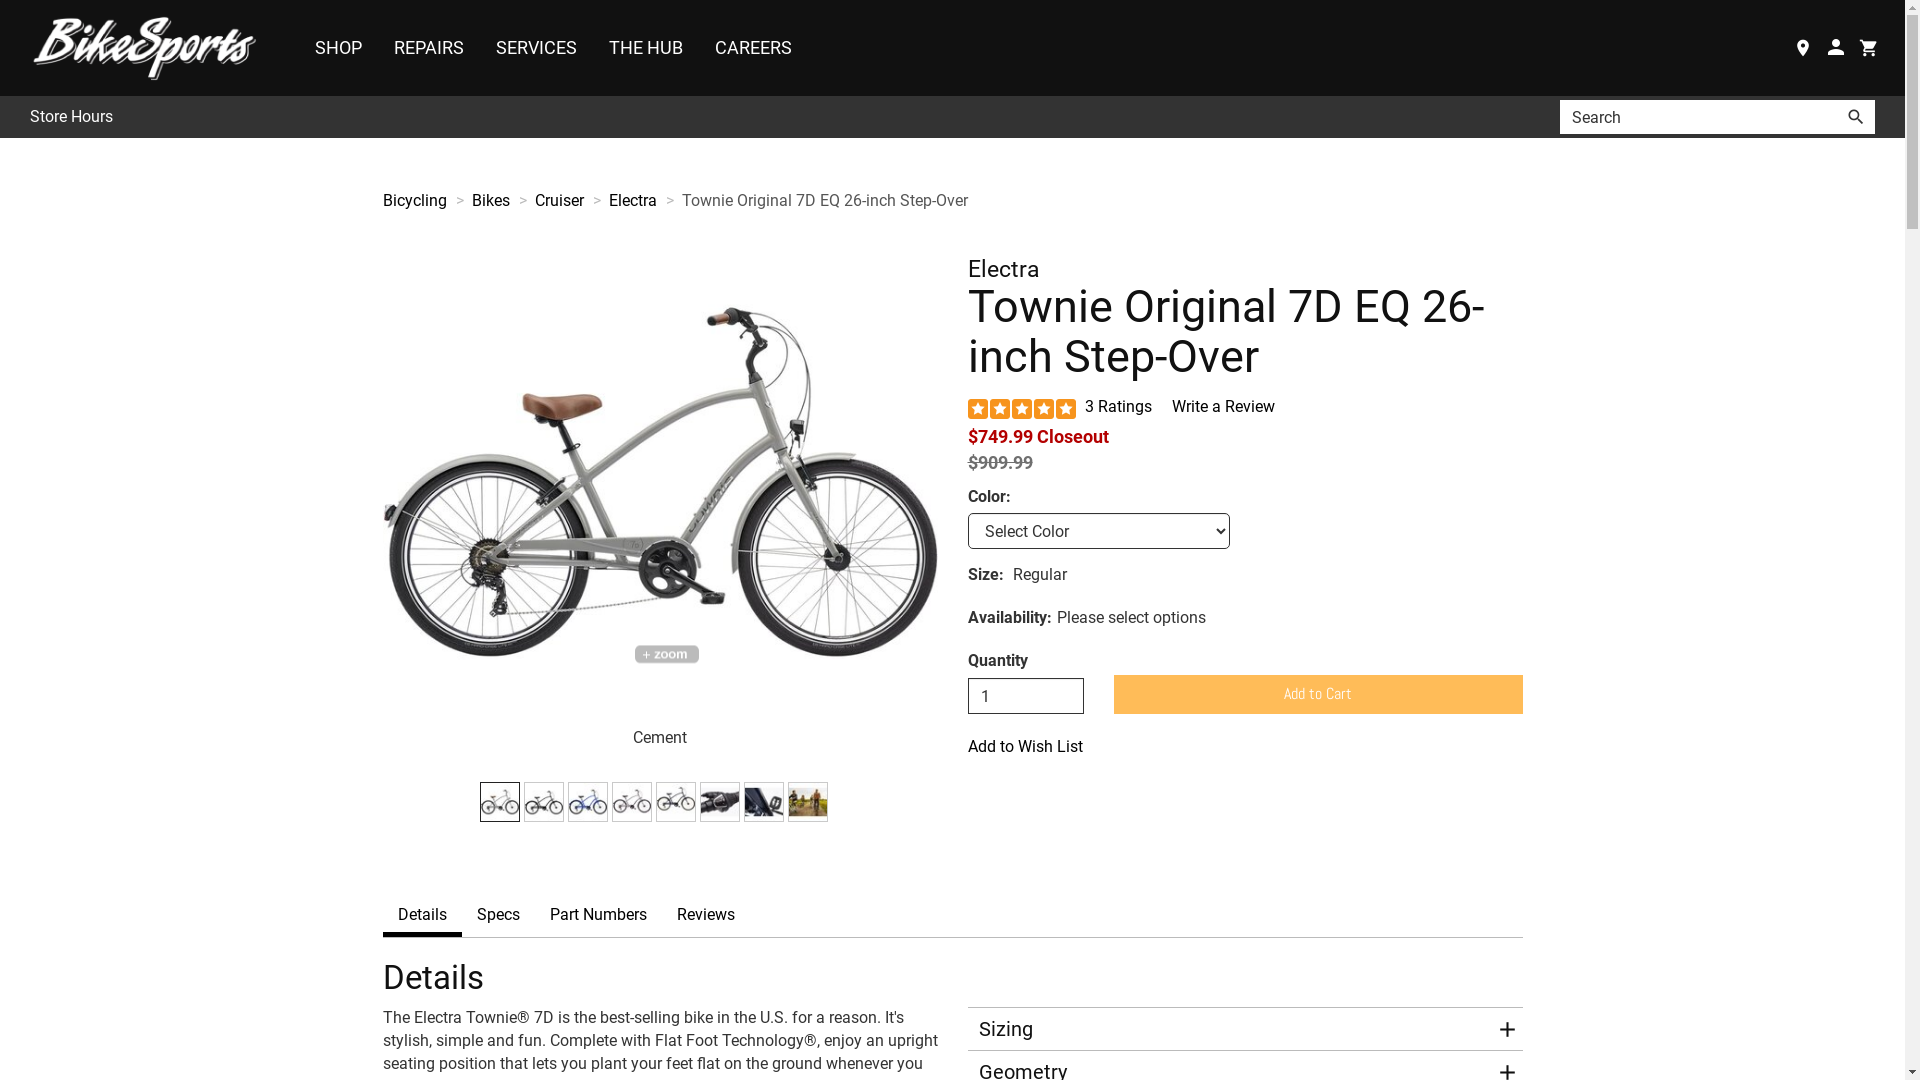 This screenshot has width=1920, height=1080. What do you see at coordinates (427, 46) in the screenshot?
I see `'REPAIRS'` at bounding box center [427, 46].